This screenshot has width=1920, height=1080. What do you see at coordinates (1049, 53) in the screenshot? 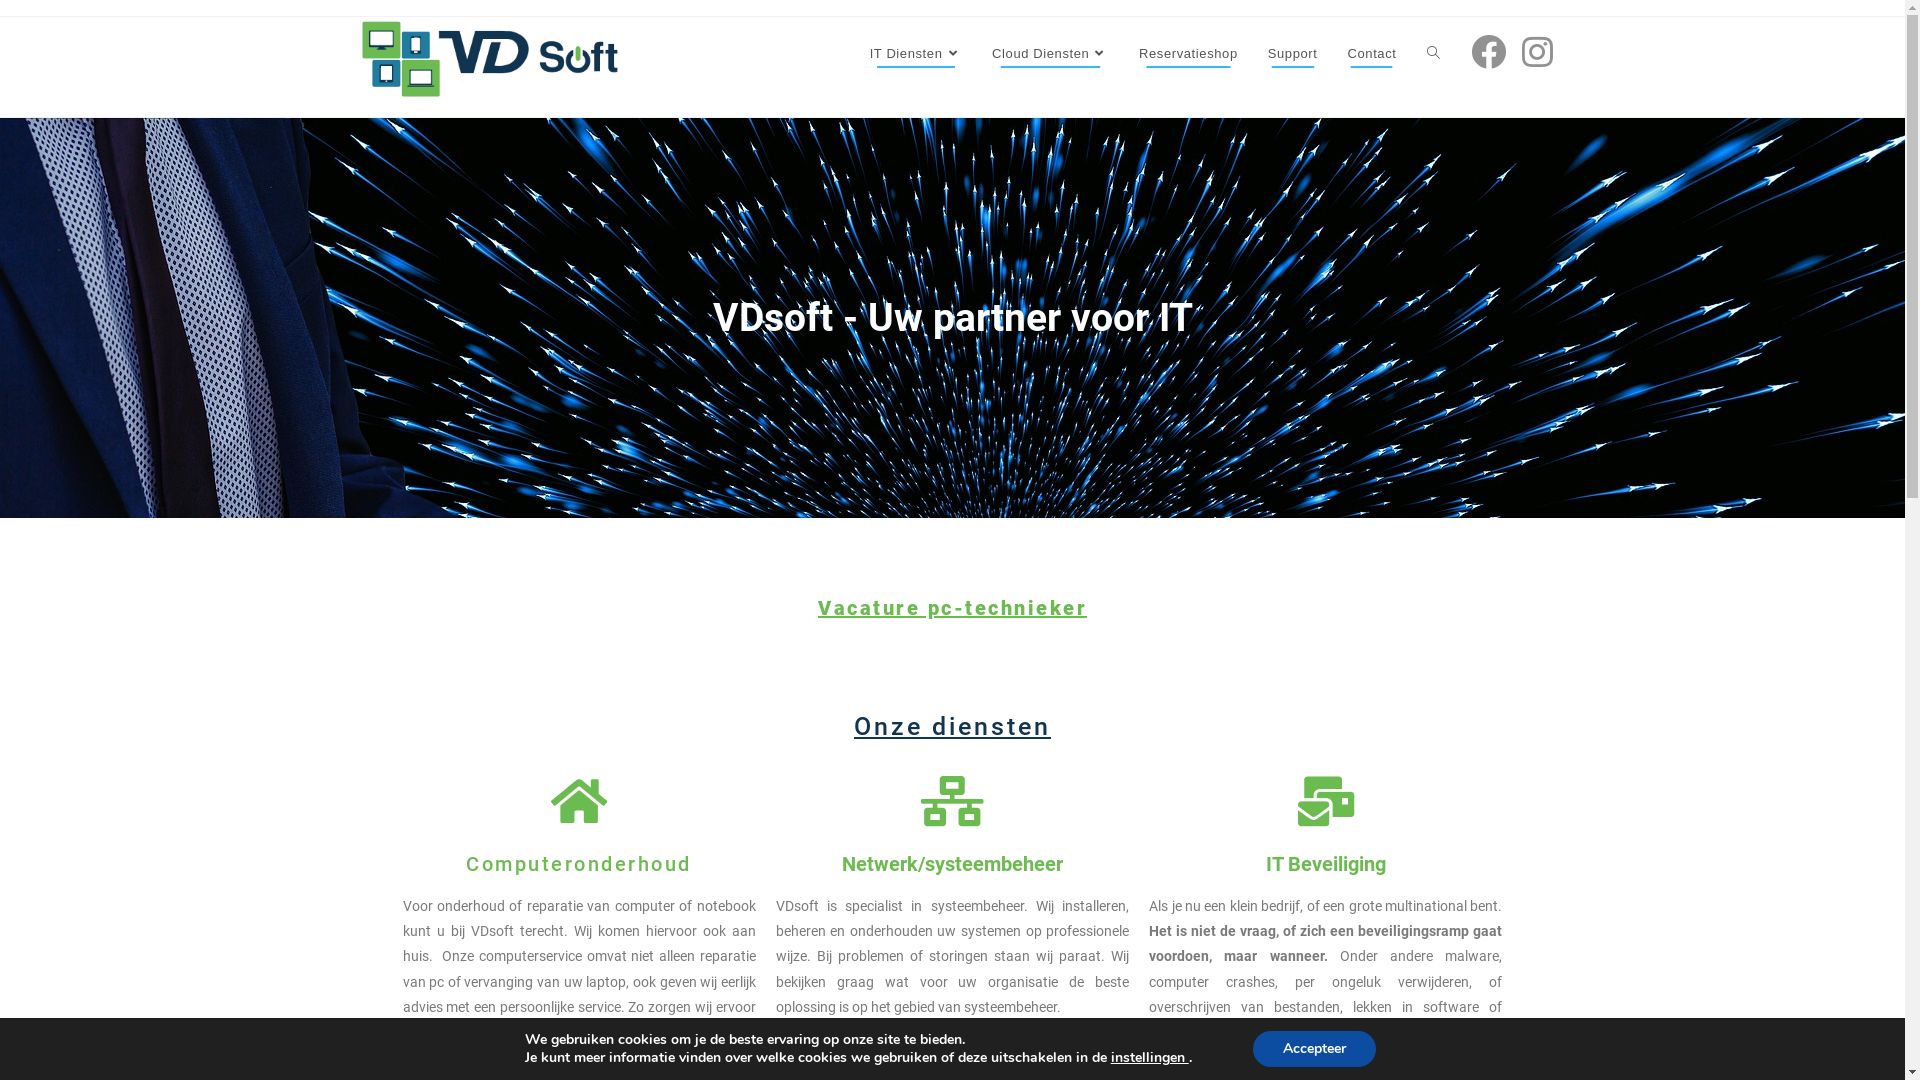
I see `'Cloud Diensten'` at bounding box center [1049, 53].